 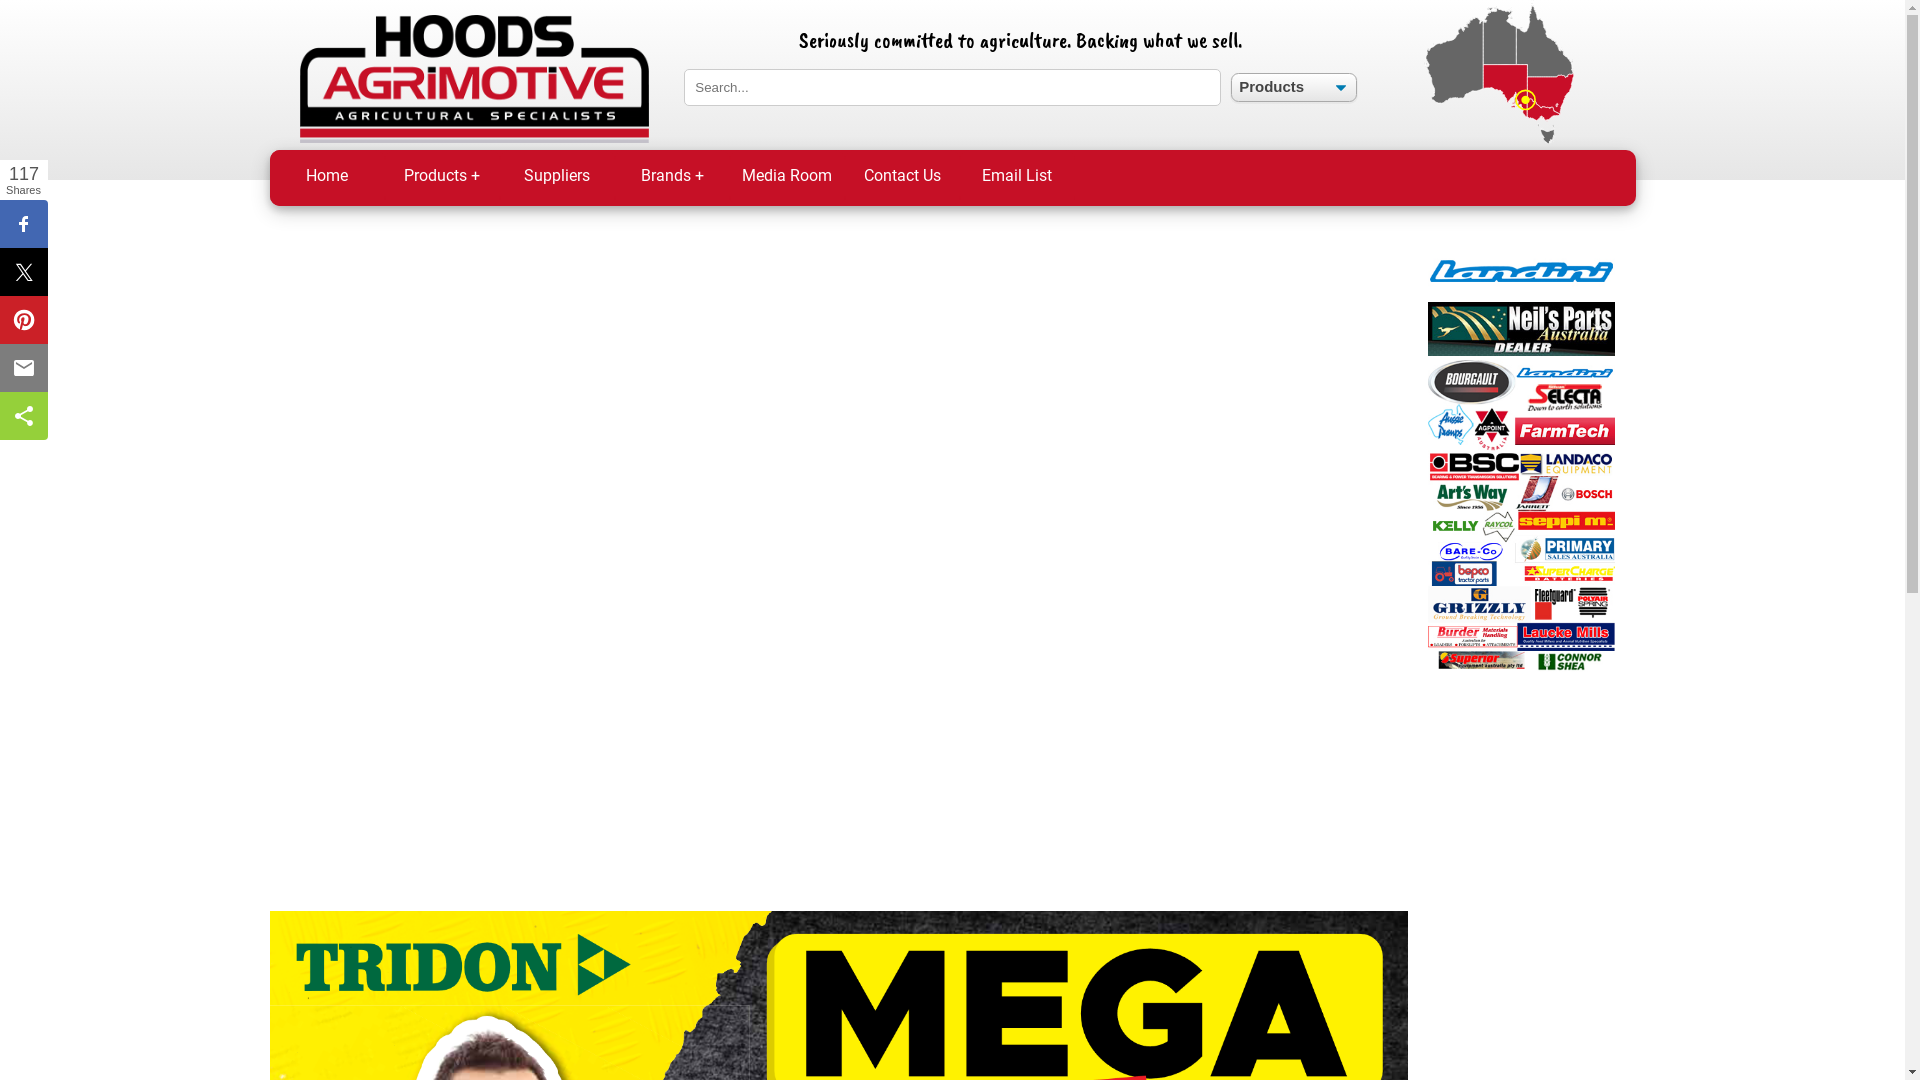 I want to click on 'Brands +', so click(x=671, y=176).